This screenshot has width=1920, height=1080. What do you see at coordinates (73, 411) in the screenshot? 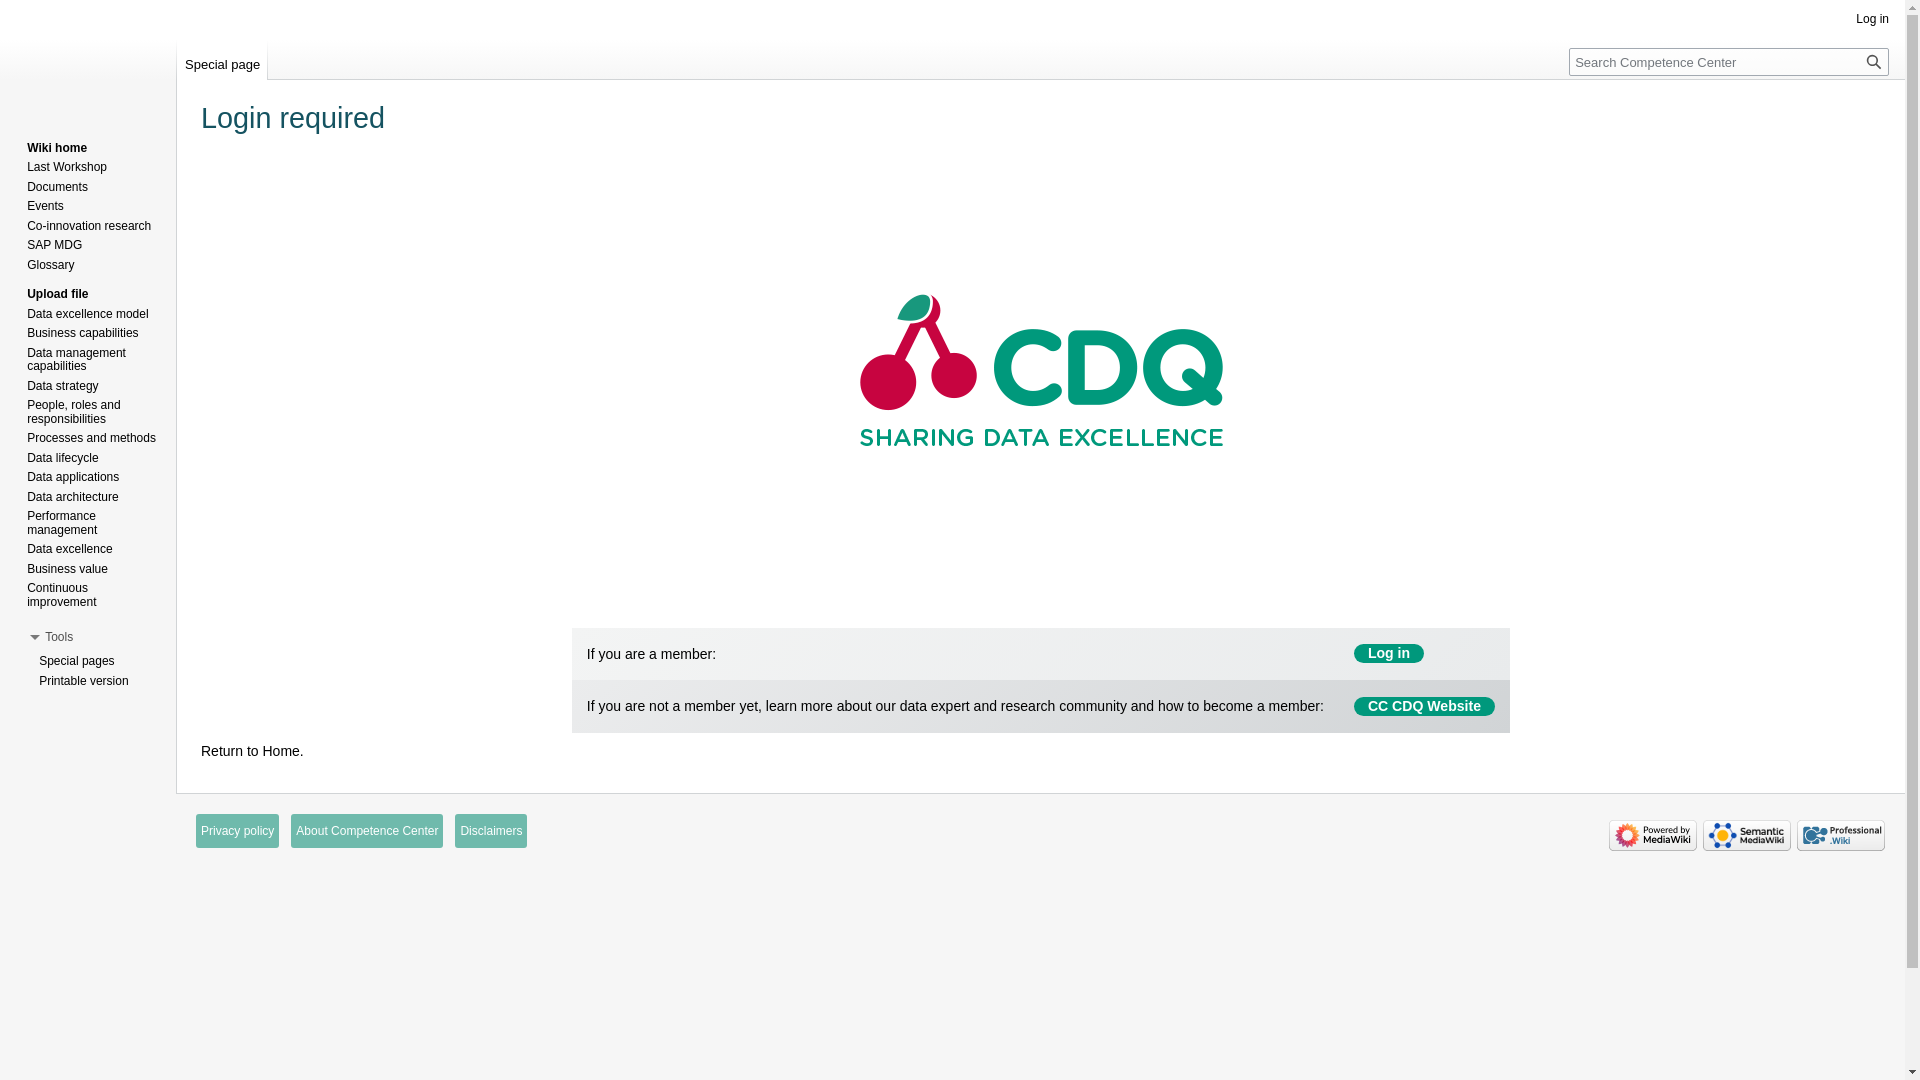
I see `'People, roles and responsibilities'` at bounding box center [73, 411].